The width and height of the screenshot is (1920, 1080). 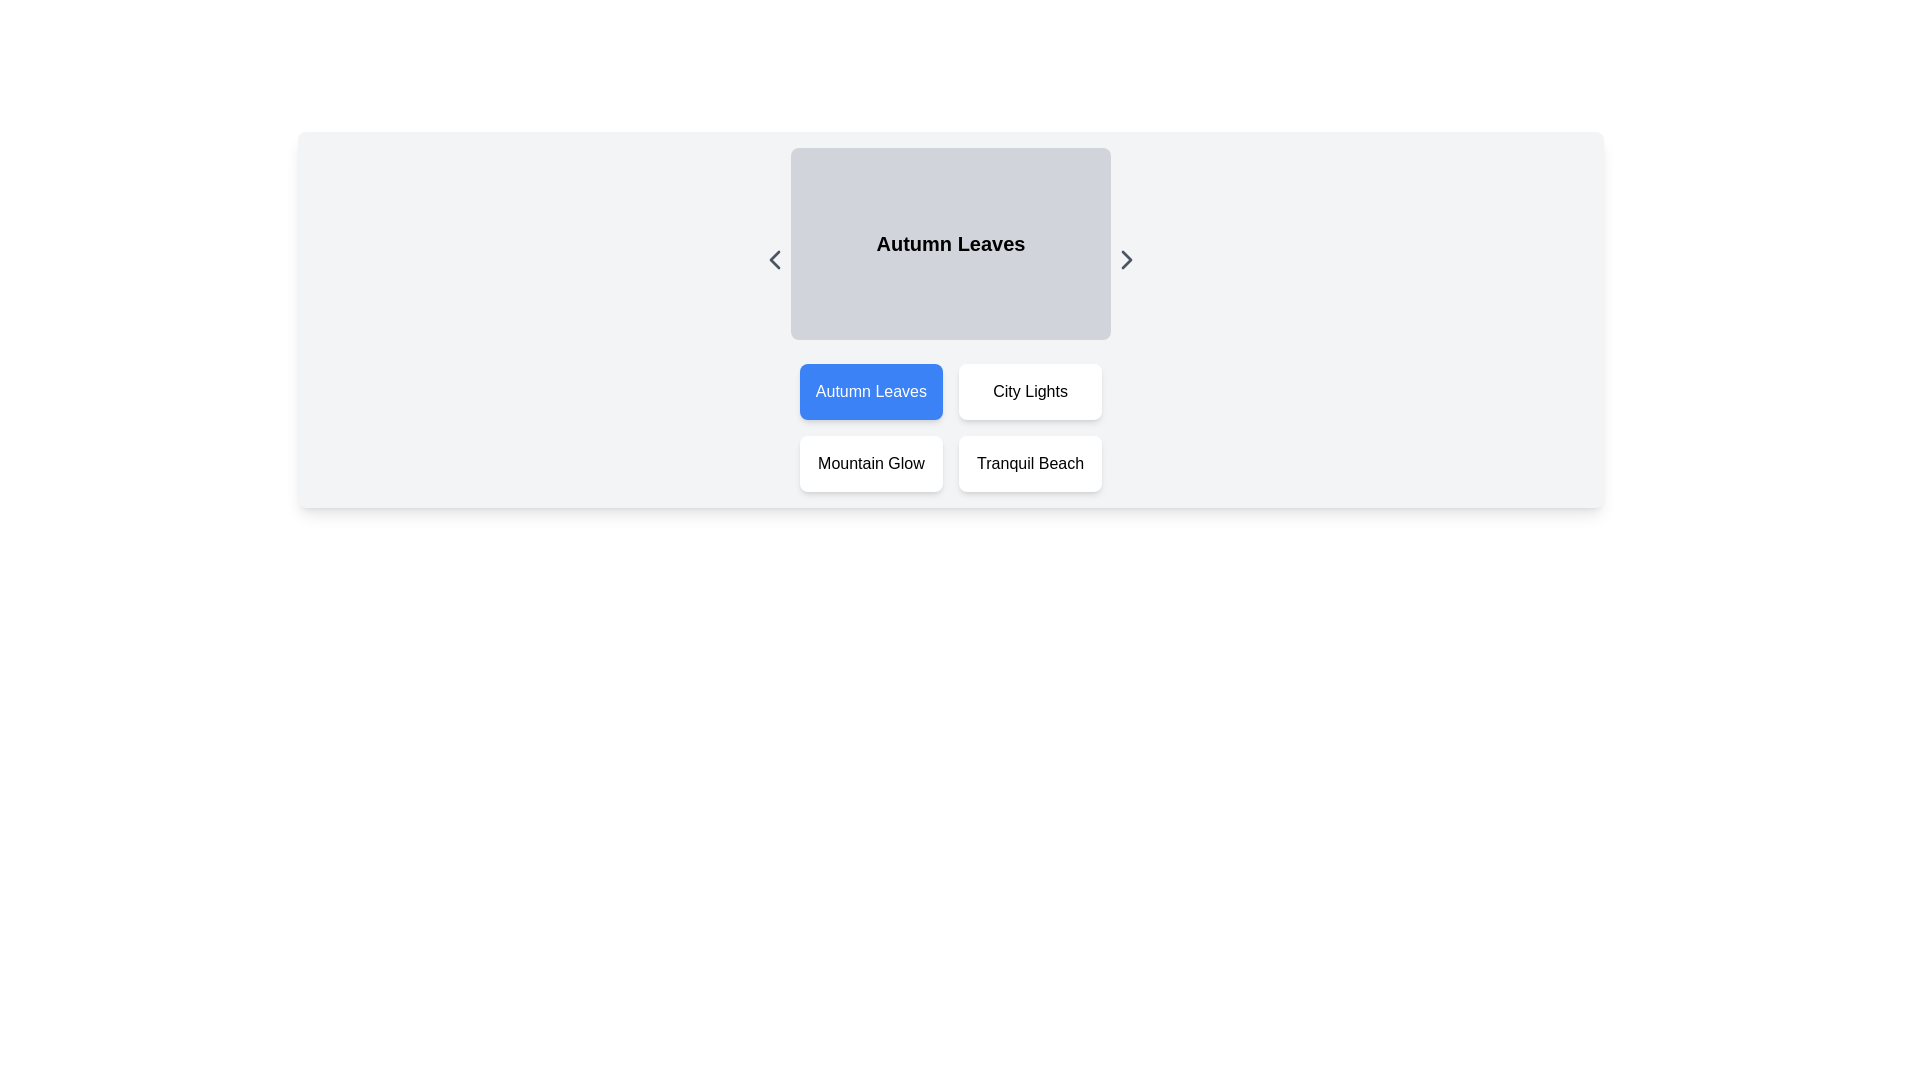 What do you see at coordinates (871, 392) in the screenshot?
I see `the button in the top-left corner of the two-column layout grid` at bounding box center [871, 392].